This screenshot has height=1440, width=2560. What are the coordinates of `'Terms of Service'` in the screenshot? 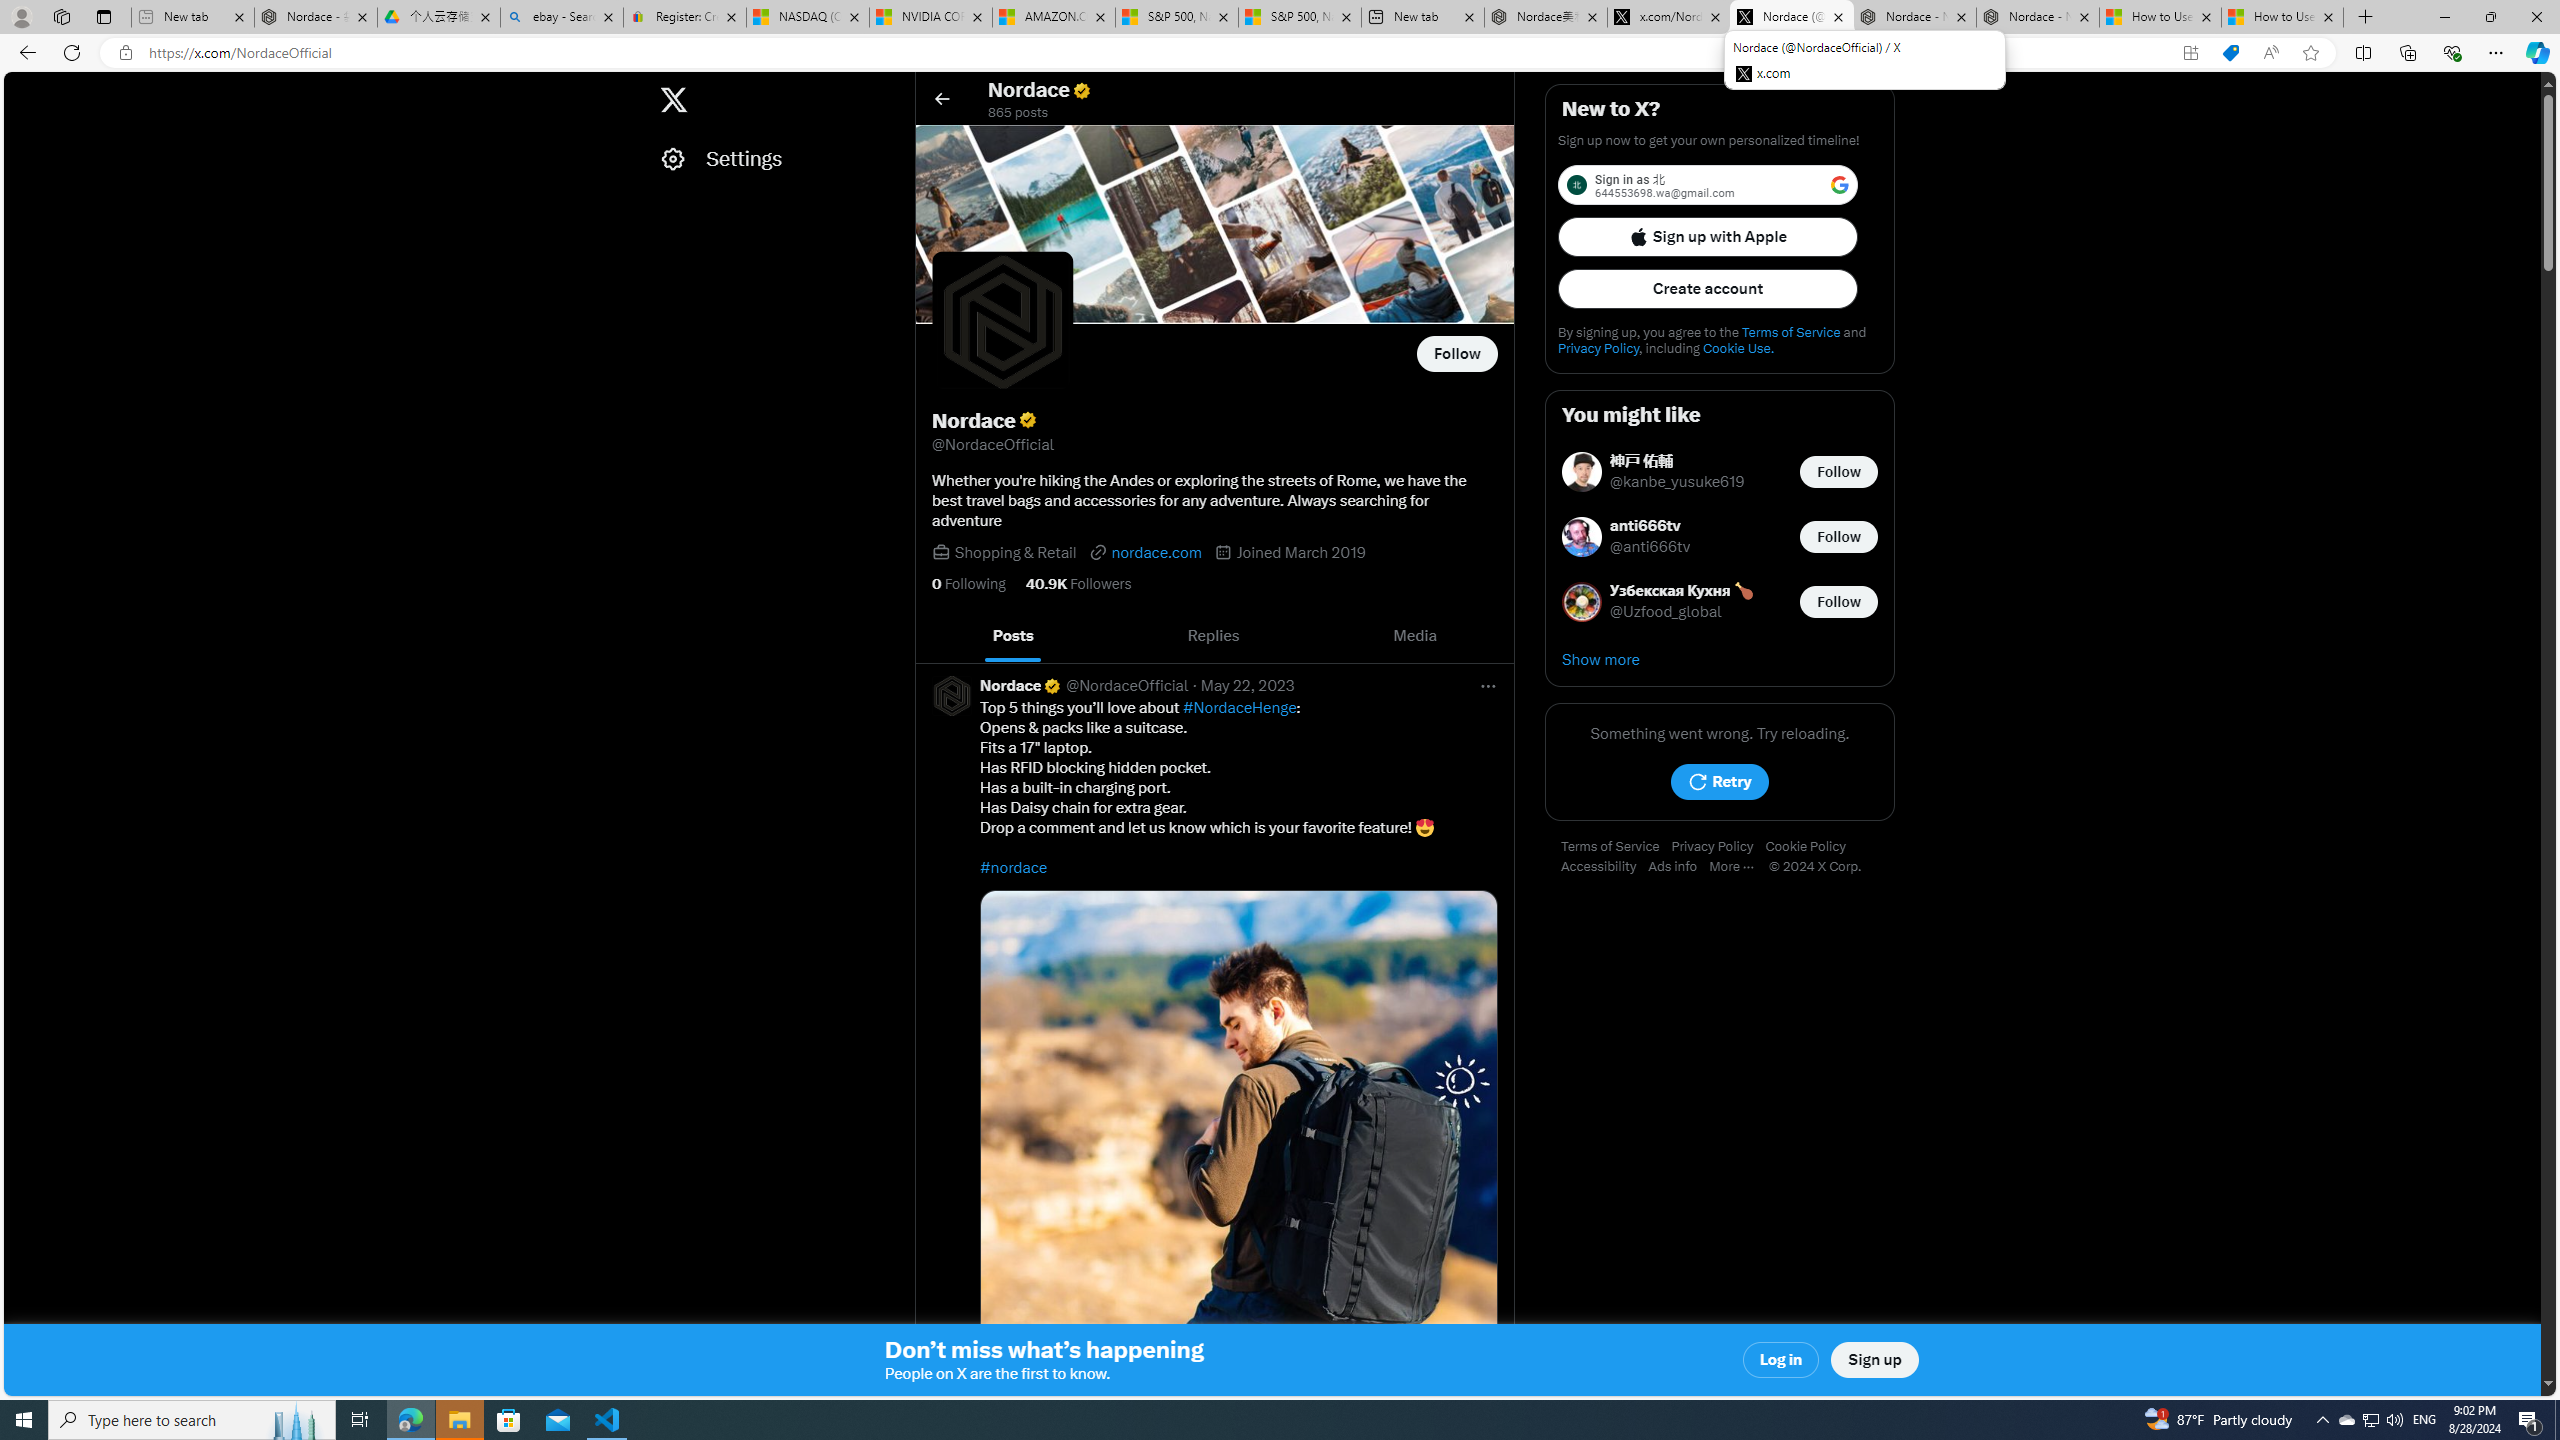 It's located at (1615, 846).